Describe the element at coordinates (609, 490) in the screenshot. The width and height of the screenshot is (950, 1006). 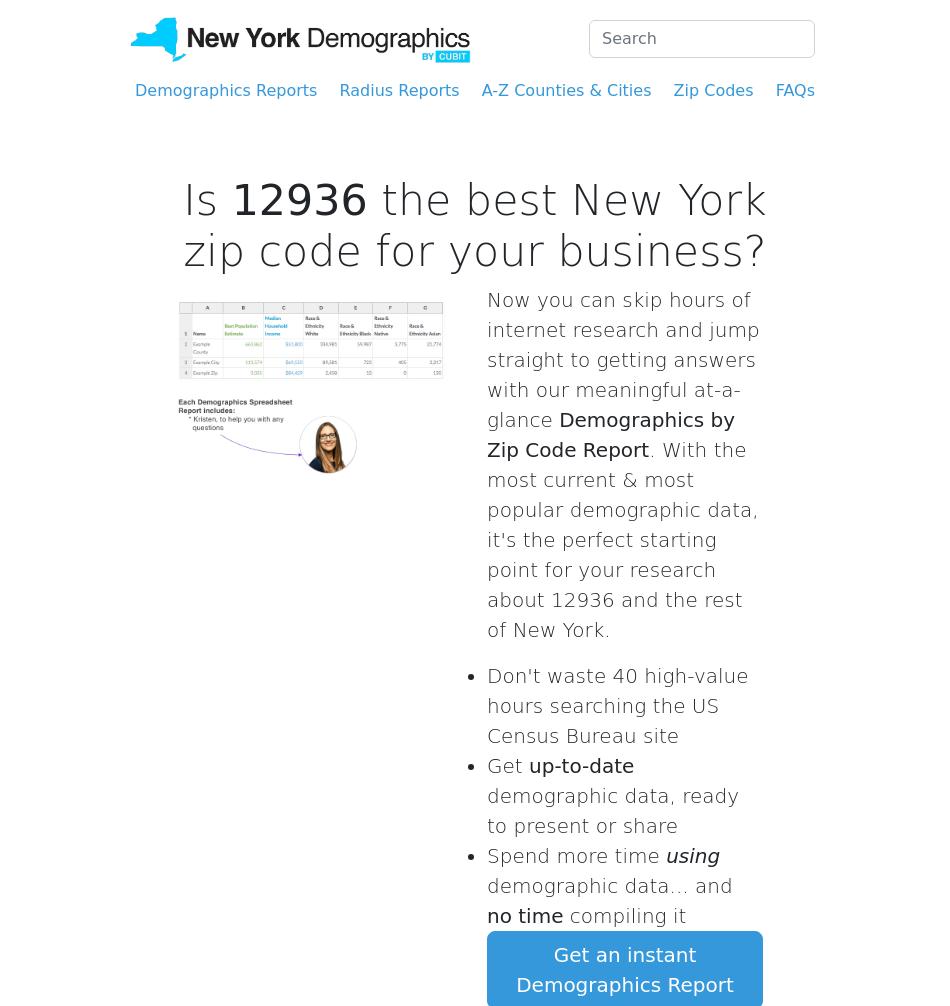
I see `'taken hours'` at that location.